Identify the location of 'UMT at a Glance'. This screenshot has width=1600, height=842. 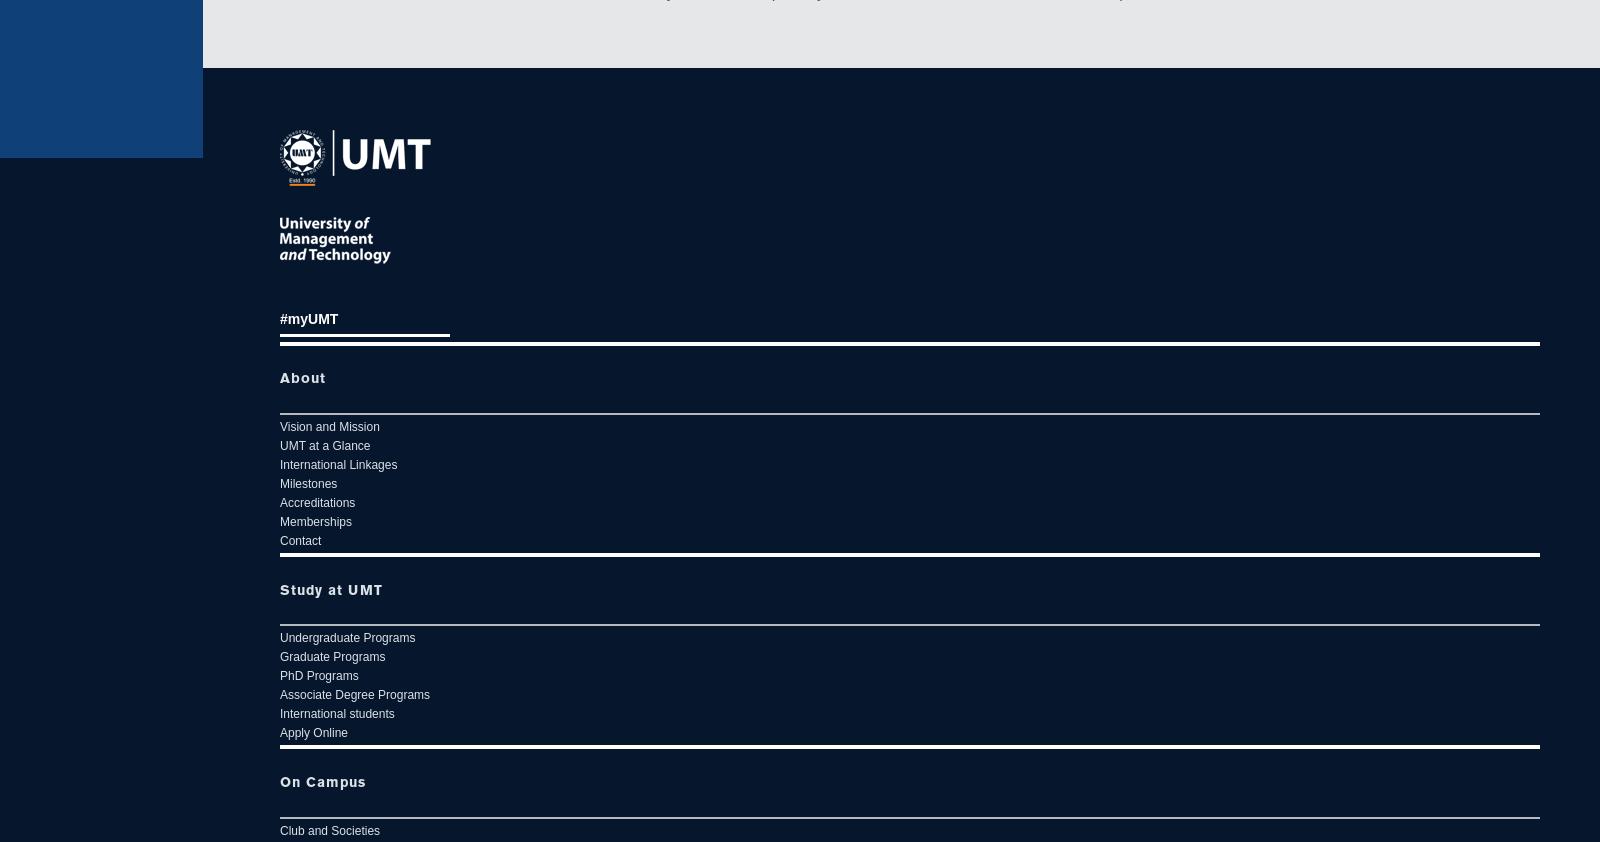
(324, 443).